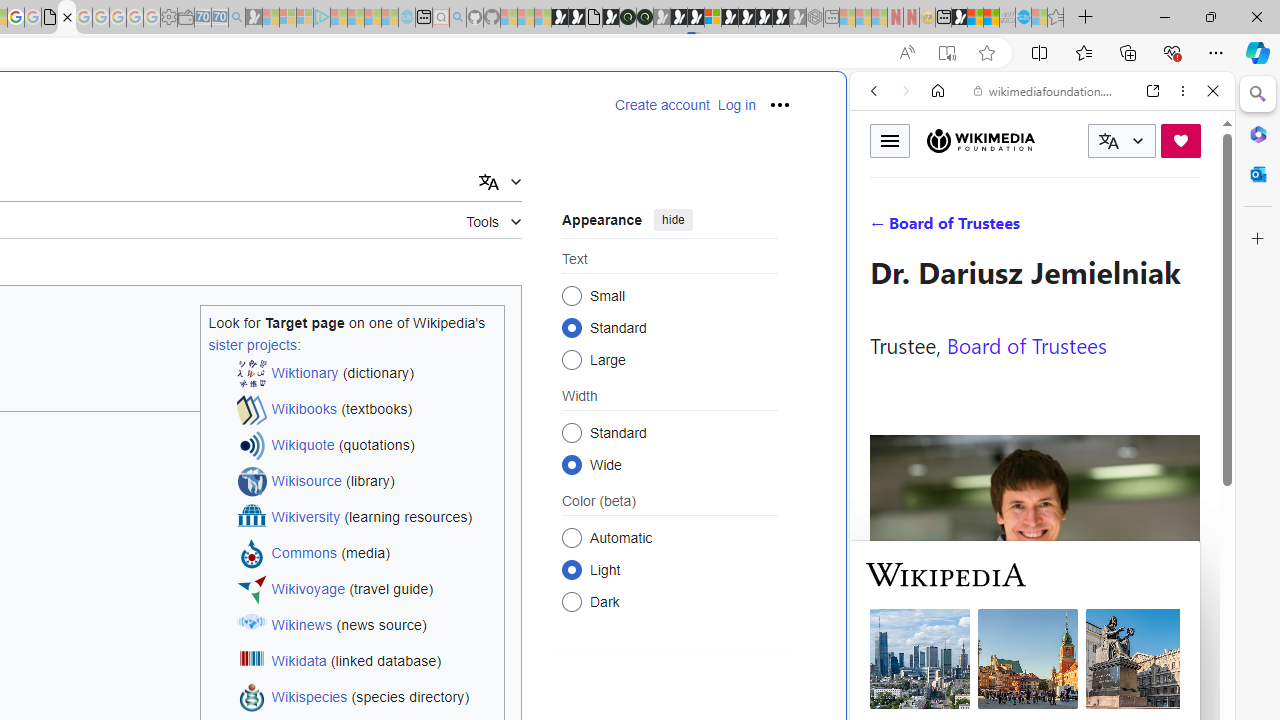 Image resolution: width=1280 pixels, height=720 pixels. Describe the element at coordinates (168, 17) in the screenshot. I see `'Settings - Sleeping'` at that location.